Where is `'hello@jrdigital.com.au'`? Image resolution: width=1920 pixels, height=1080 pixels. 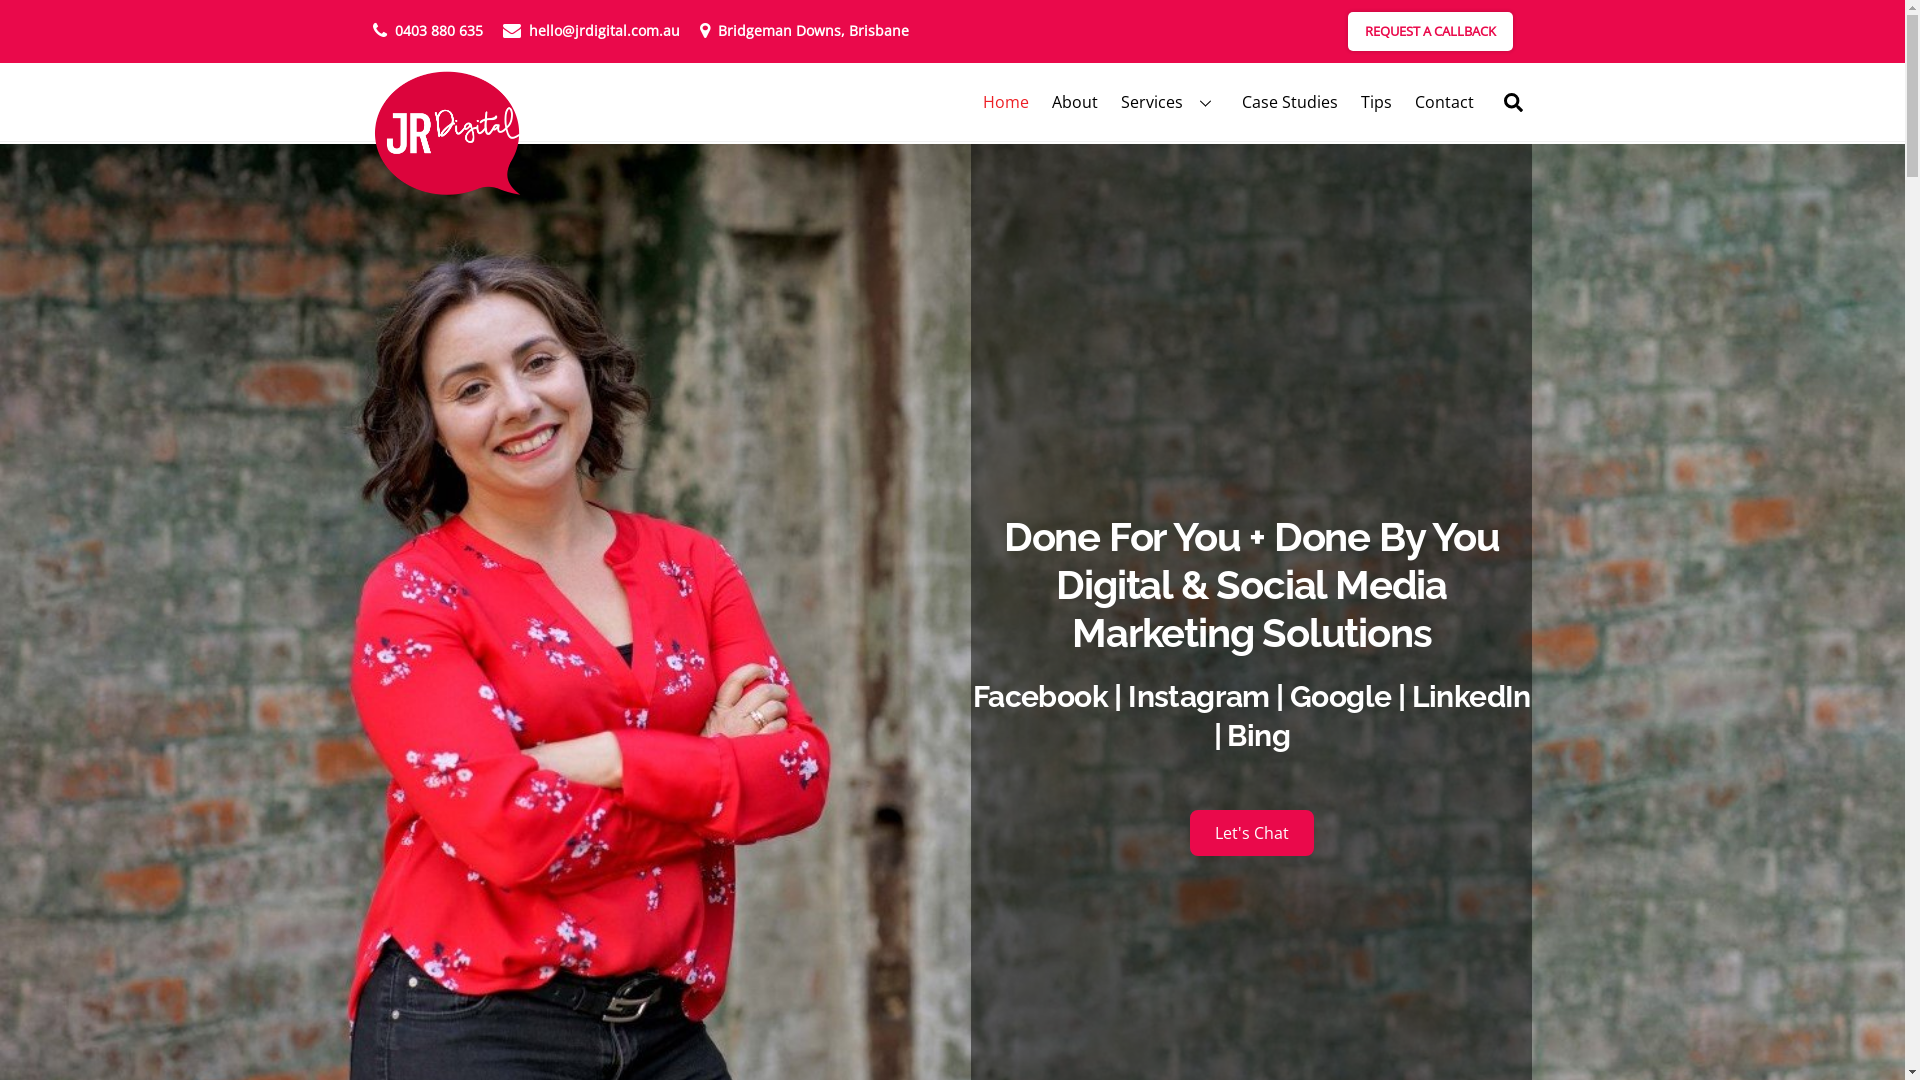 'hello@jrdigital.com.au' is located at coordinates (589, 30).